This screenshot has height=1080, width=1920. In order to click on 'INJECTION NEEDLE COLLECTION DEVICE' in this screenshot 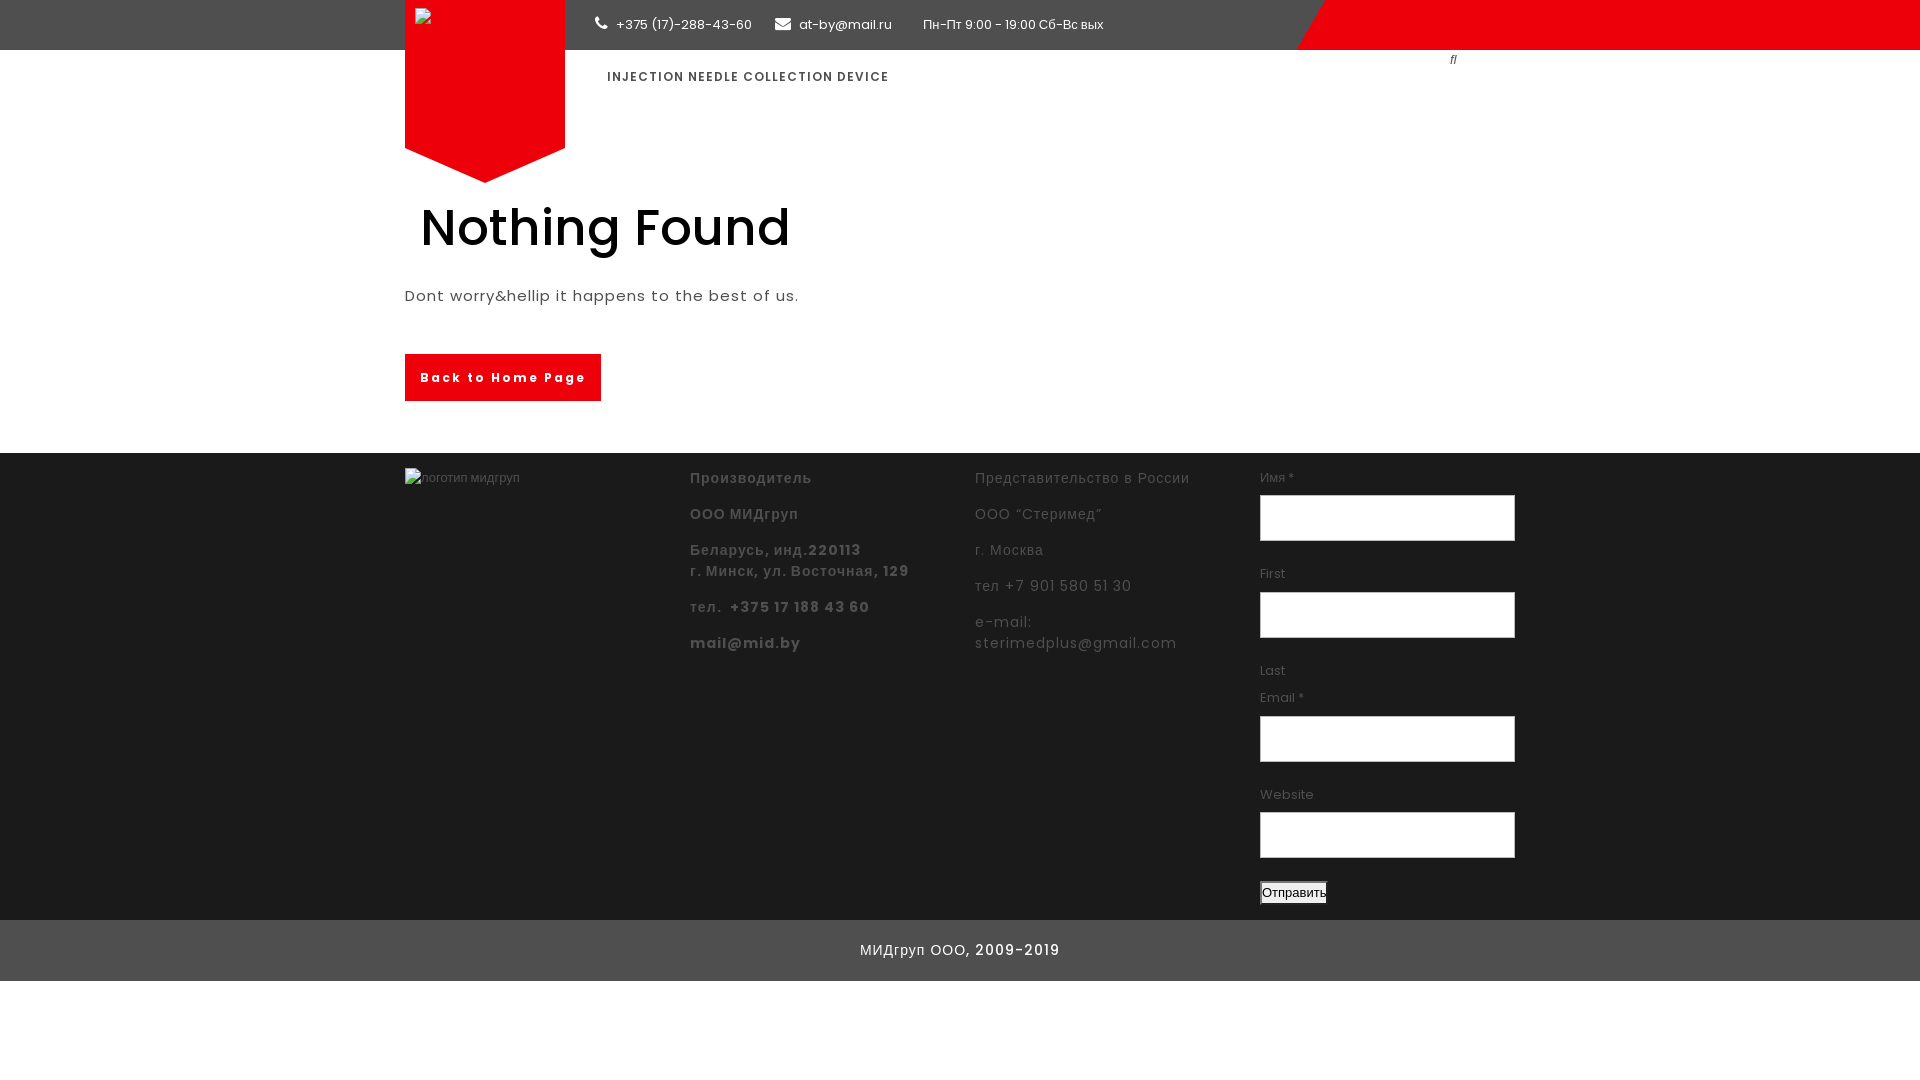, I will do `click(747, 76)`.